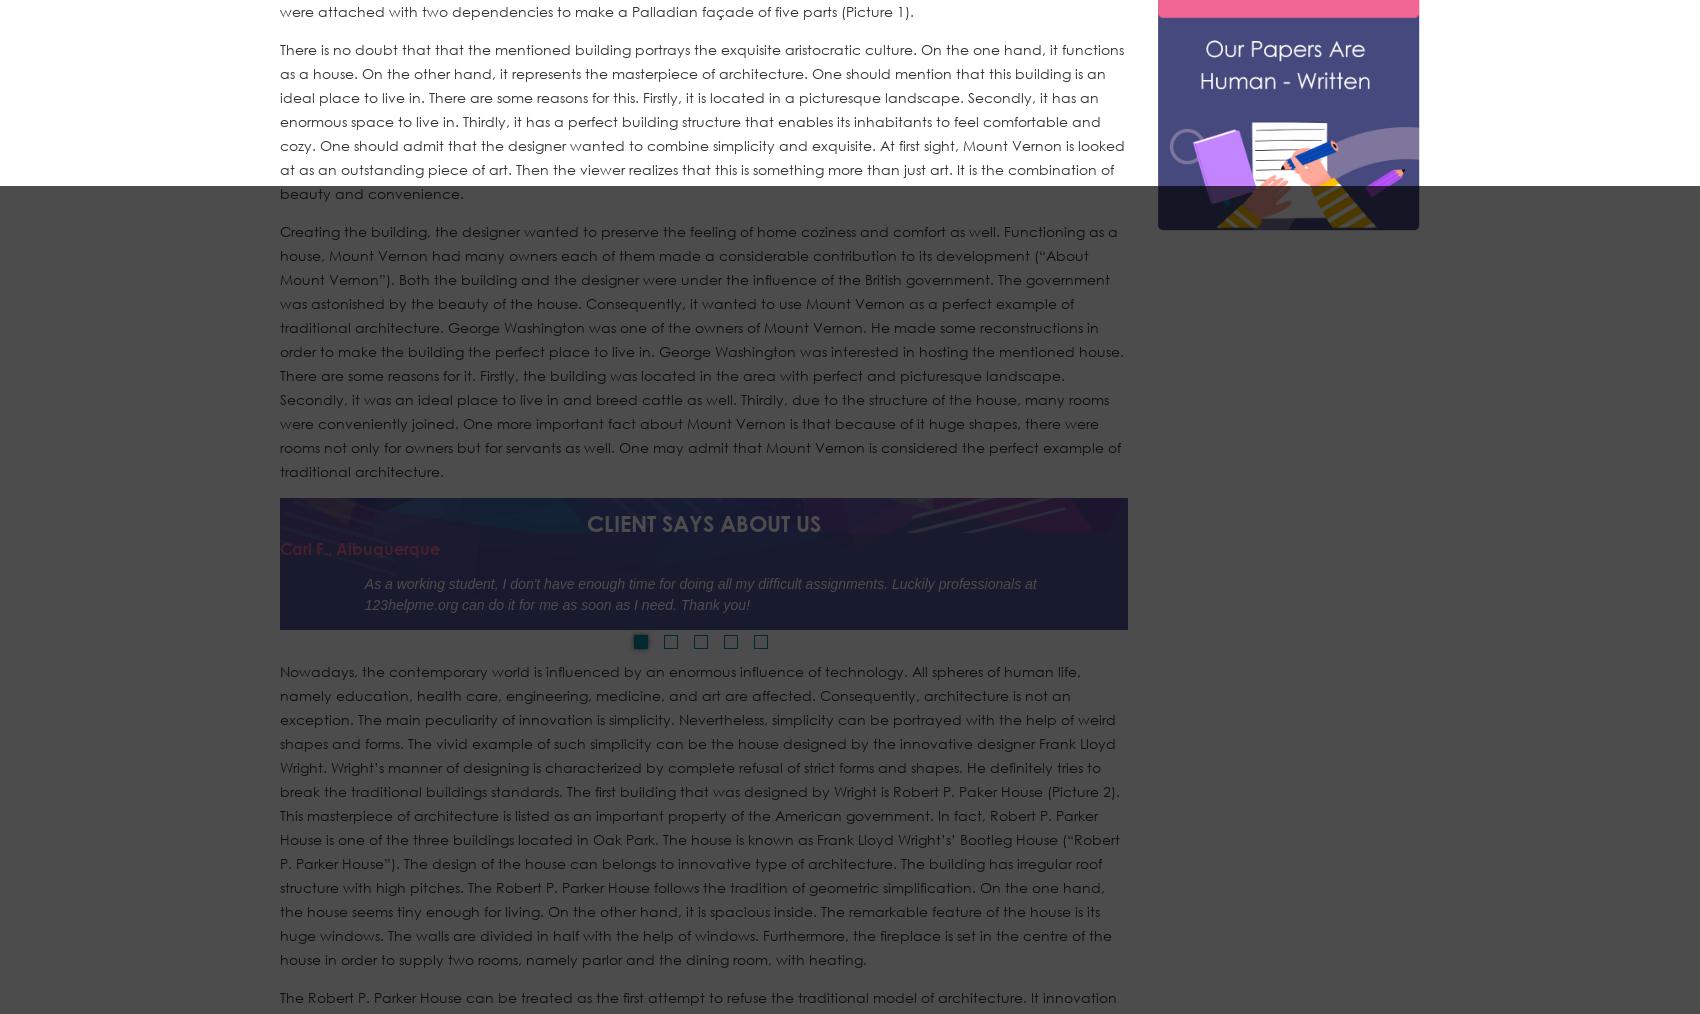 The image size is (1700, 1014). What do you see at coordinates (279, 815) in the screenshot?
I see `'Nowadays, the contemporary world is influenced by an enormous influence of technology. All spheres of human life, namely education, health care, engineering, medicine, and art are affected. Consequently, architecture is not an exception. The main peculiarity of innovation is simplicity. Nevertheless, simplicity can be portrayed with the help of weird shapes and forms. The vivid example of such simplicity can be the house designed by the innovative designer Frank Lloyd Wright. Wright’s manner of designing is characterized by complete refusal of strict forms and shapes. He definitely tries to break the traditional buildings standards. The first building that was designed by Wright is Robert P. Paker House (Picture 2). This masterpiece of architecture is listed as an important property of the American government. In fact, Robert P. Parker House is one of the three buildings located in Oak Park. The house is known as Frank Lloyd Wright’s’ Bootleg House (“Robert P. Parker House”). The design of the house can belongs to innovative type of architecture. The building has irregular roof structure with high pitches. The Robert P. Parker House follows the tradition of geometric simplification. On the one hand, the house seems tiny enough for living. On the other hand, it is spacious inside. The remarkable feature of the house is its huge windows. The walls are divided in half with the help of windows. Furthermore, the fireplace is set in the centre of the house in order to supply two rooms, namely parlor and the dining room, with heating.'` at bounding box center [279, 815].